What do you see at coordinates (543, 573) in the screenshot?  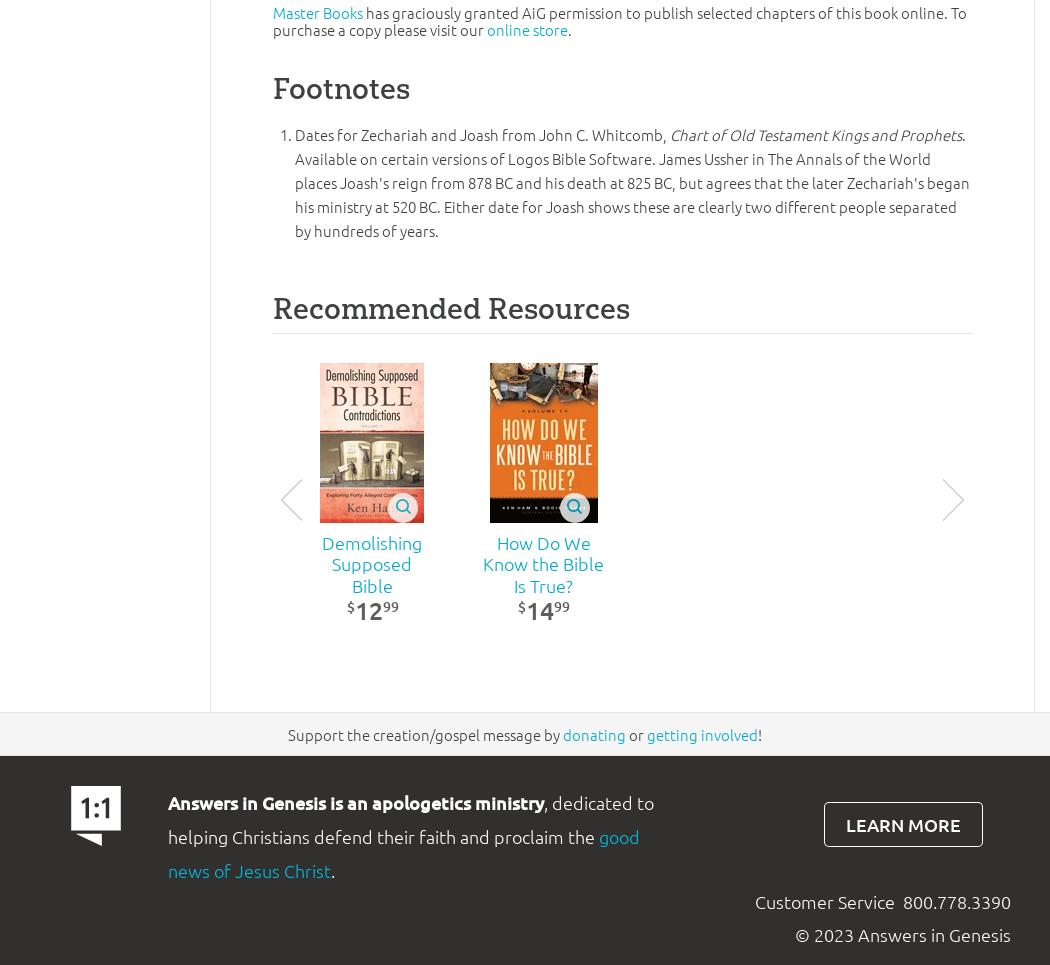 I see `'How Do We Know the Bible Is True? Volume 1'` at bounding box center [543, 573].